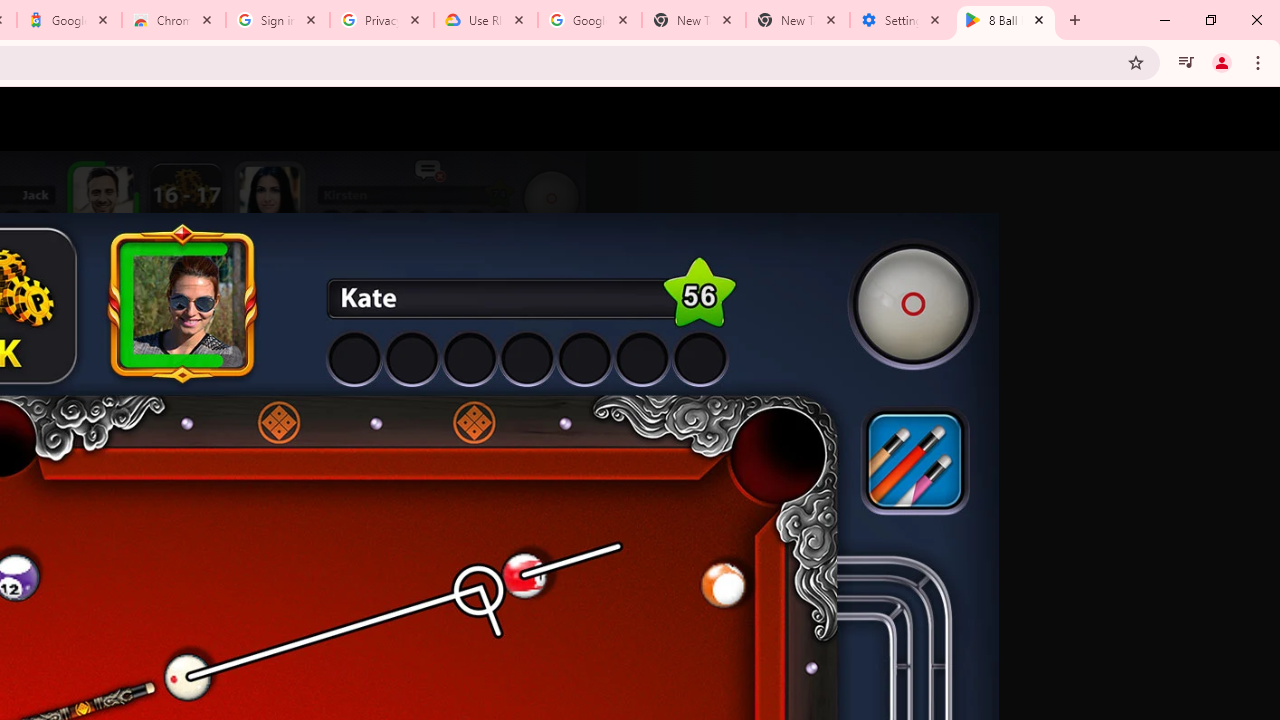 This screenshot has width=1280, height=720. What do you see at coordinates (69, 20) in the screenshot?
I see `'Google'` at bounding box center [69, 20].